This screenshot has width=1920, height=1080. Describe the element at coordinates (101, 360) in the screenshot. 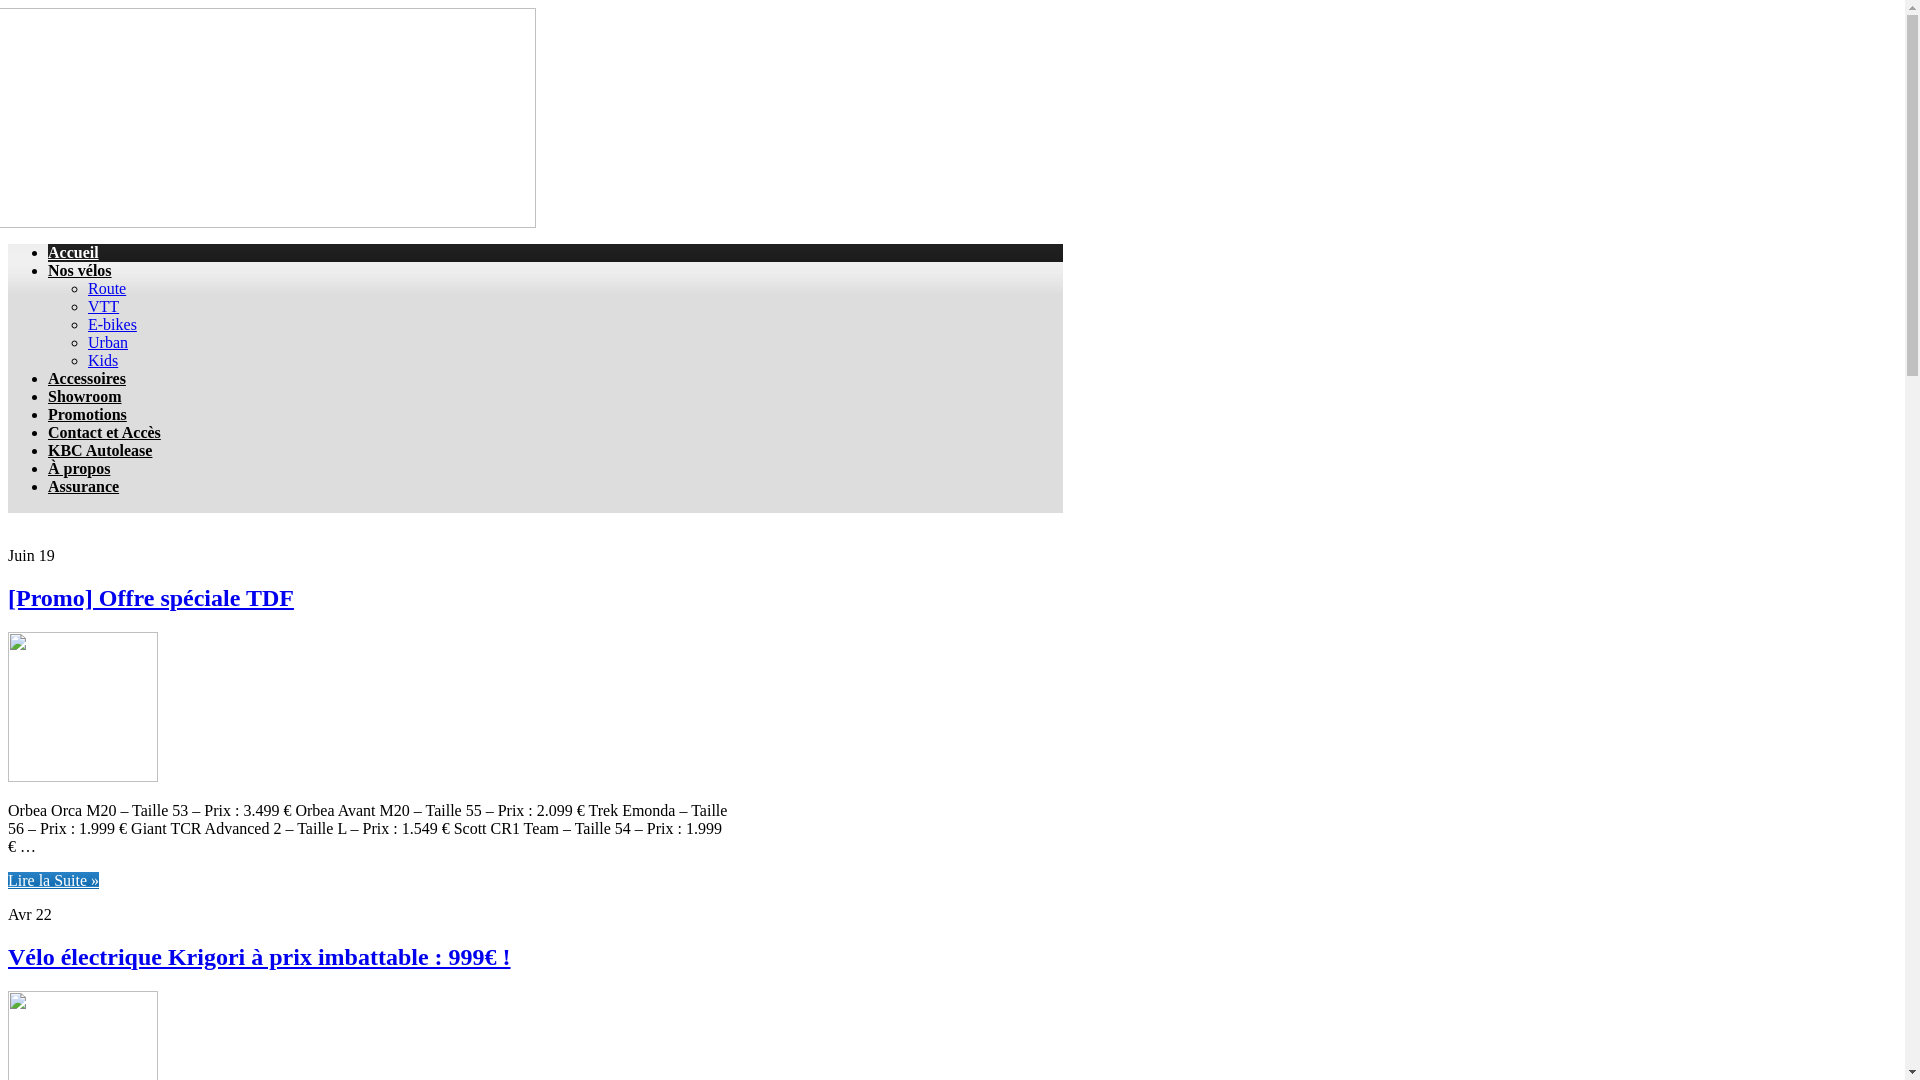

I see `'Kids'` at that location.